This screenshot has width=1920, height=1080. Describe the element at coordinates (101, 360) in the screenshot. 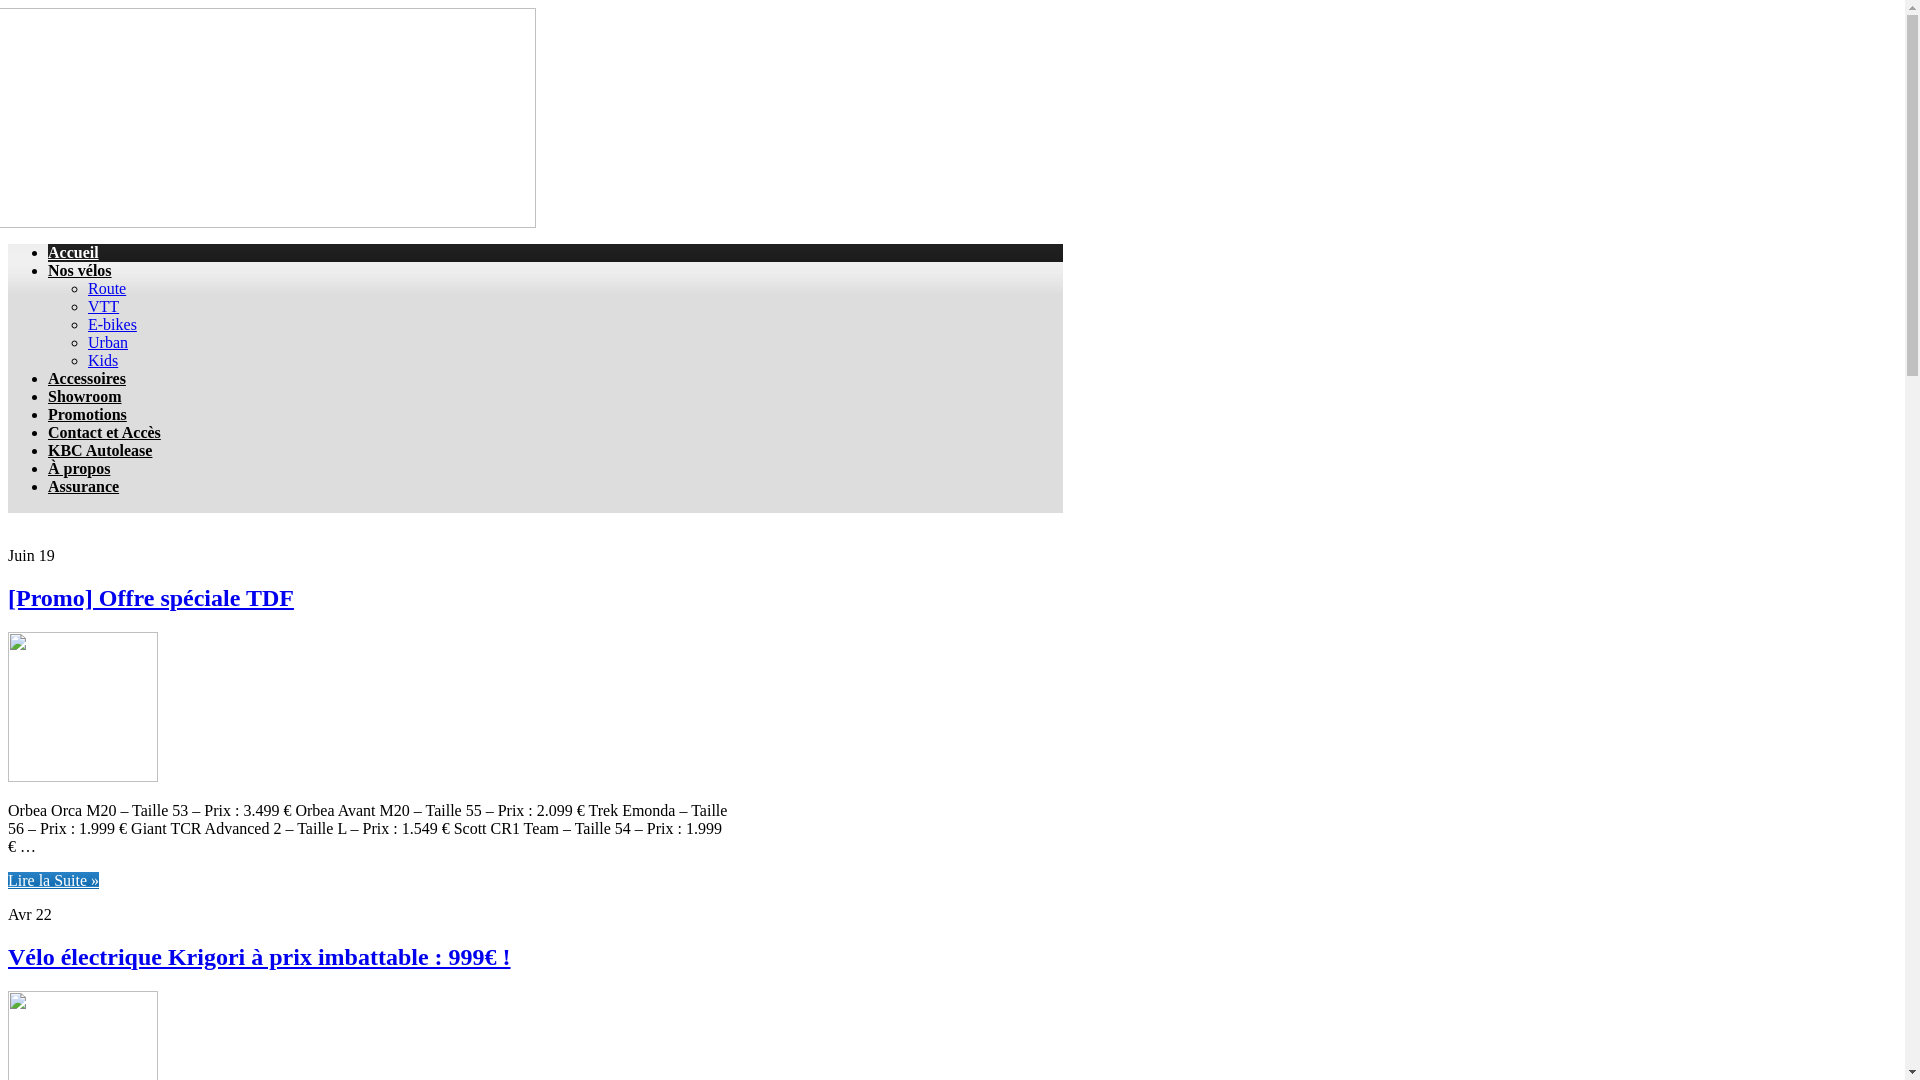

I see `'Kids'` at that location.